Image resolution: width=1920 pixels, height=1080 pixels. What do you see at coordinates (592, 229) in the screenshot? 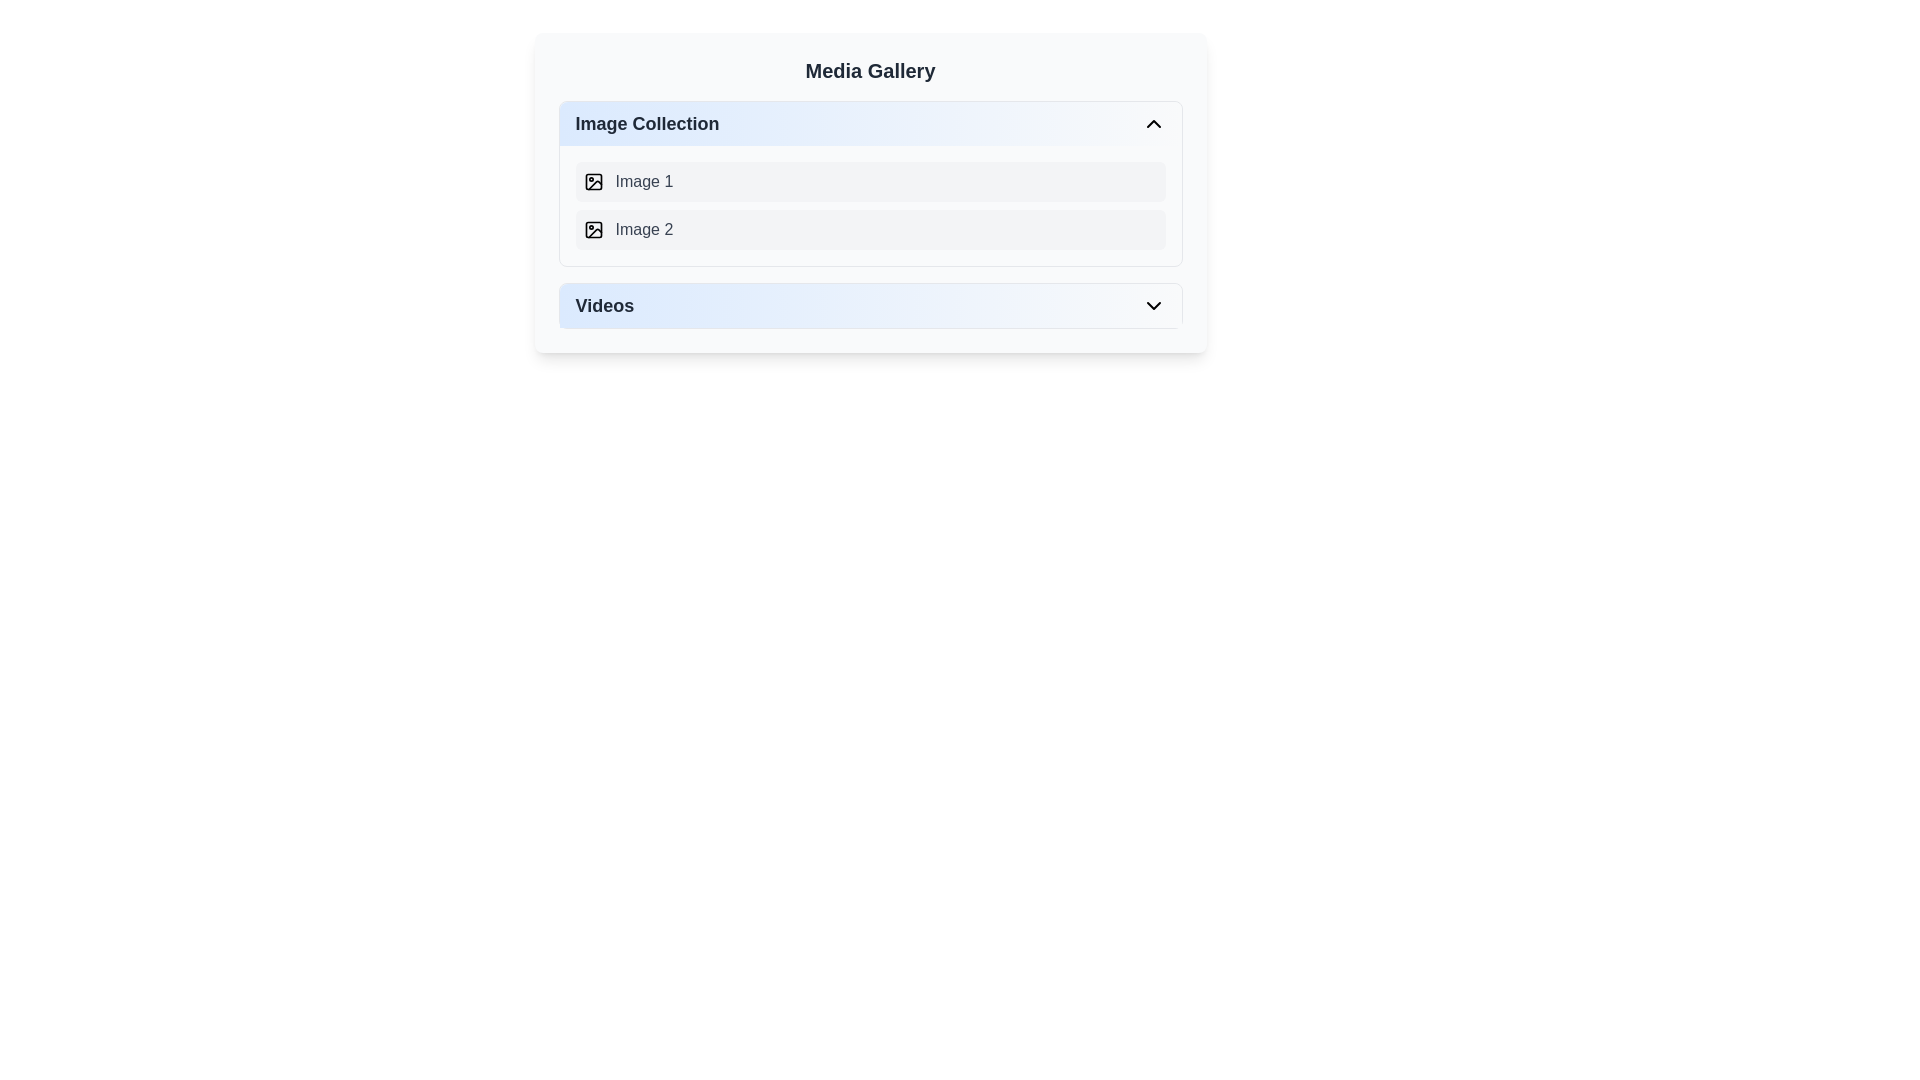
I see `the image icon located to the left of the text 'Image 2' in the 'Image Collection' section` at bounding box center [592, 229].